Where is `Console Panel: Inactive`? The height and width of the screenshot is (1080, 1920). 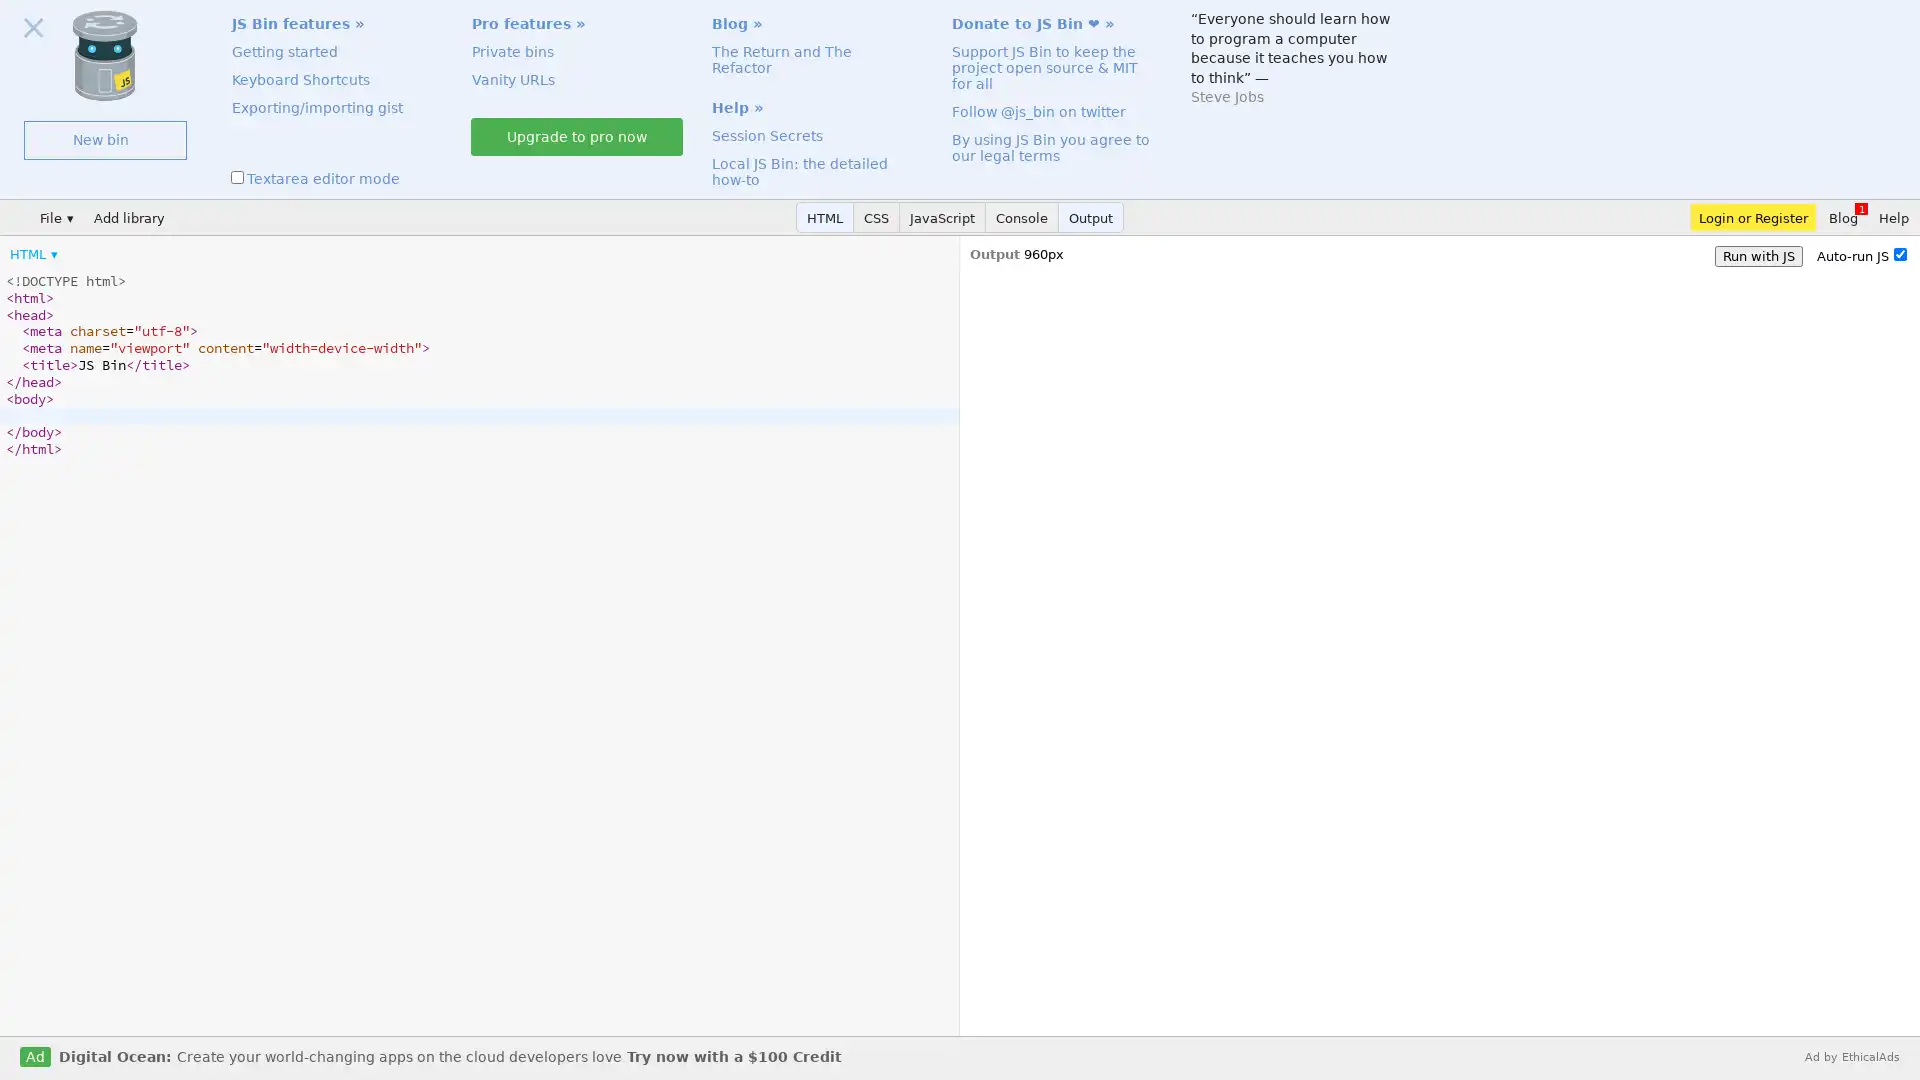
Console Panel: Inactive is located at coordinates (1022, 217).